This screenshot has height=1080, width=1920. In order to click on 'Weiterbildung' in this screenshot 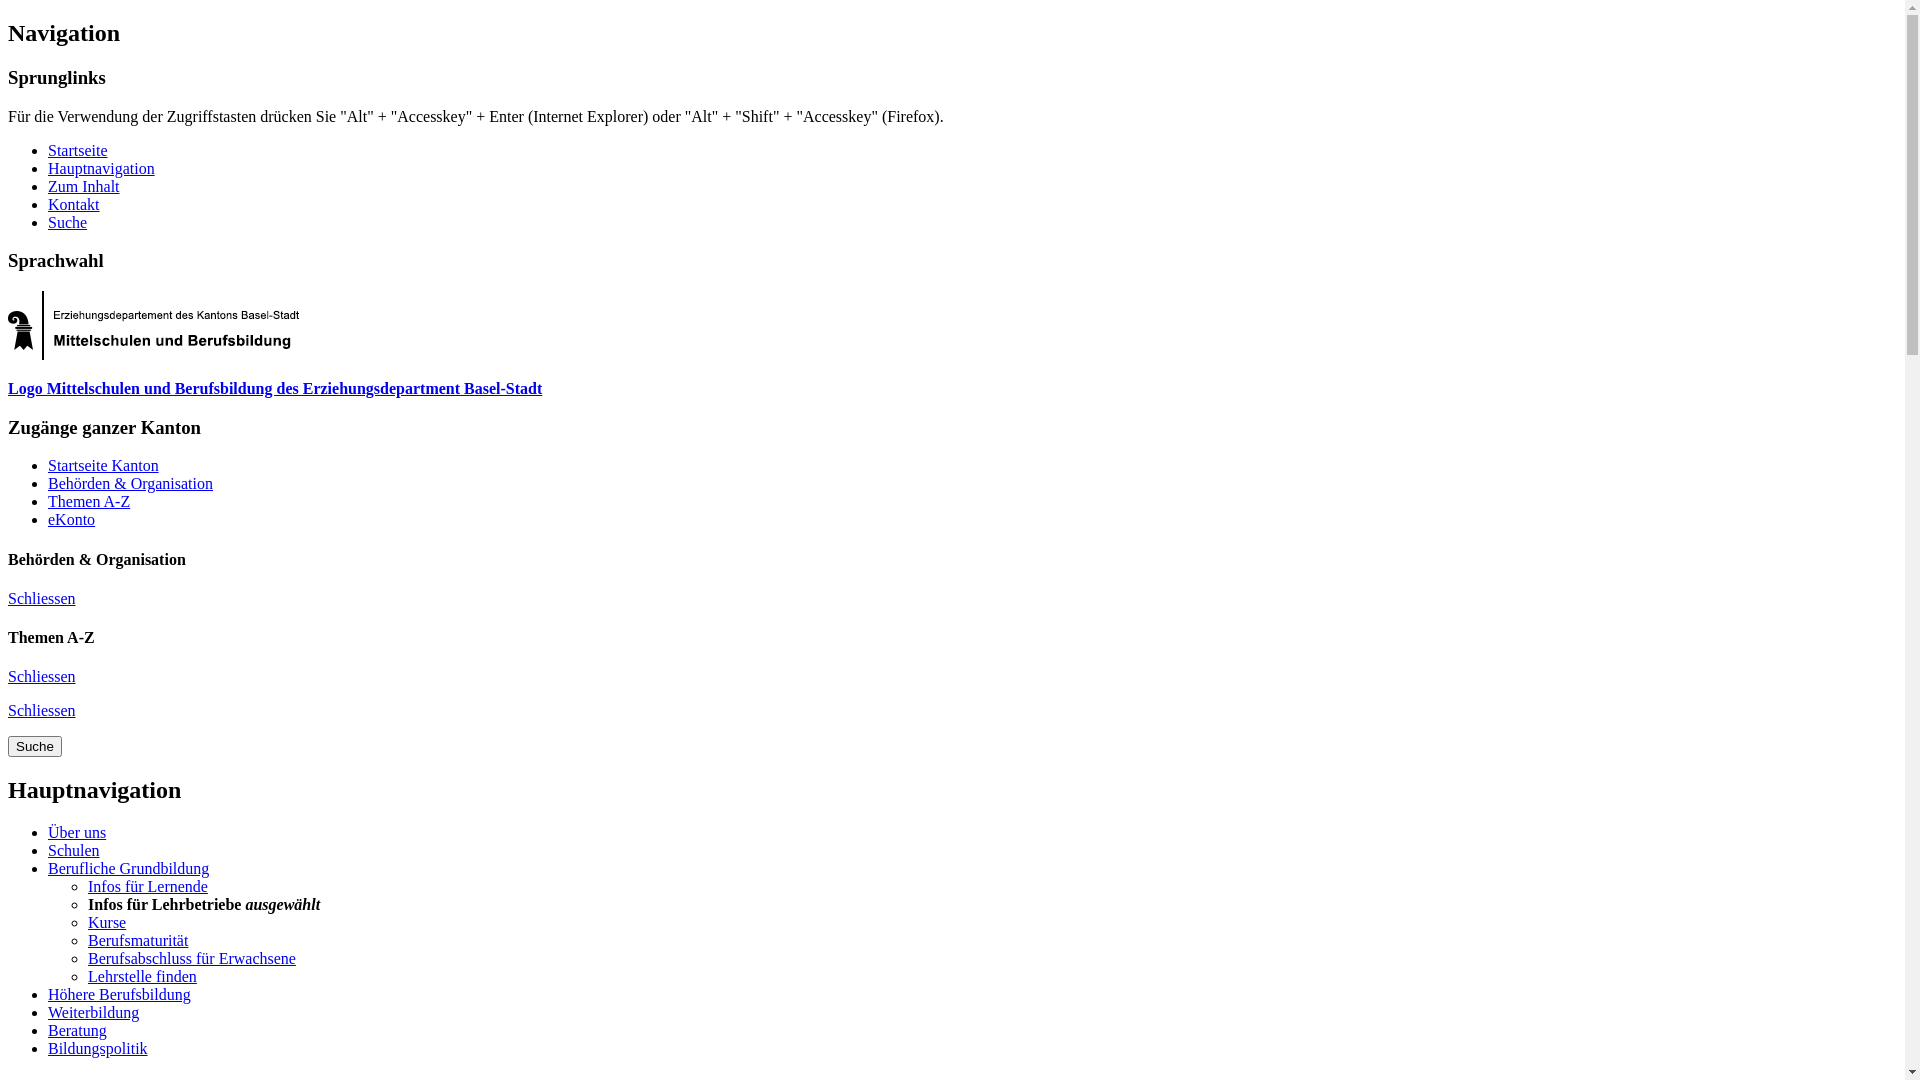, I will do `click(92, 1012)`.